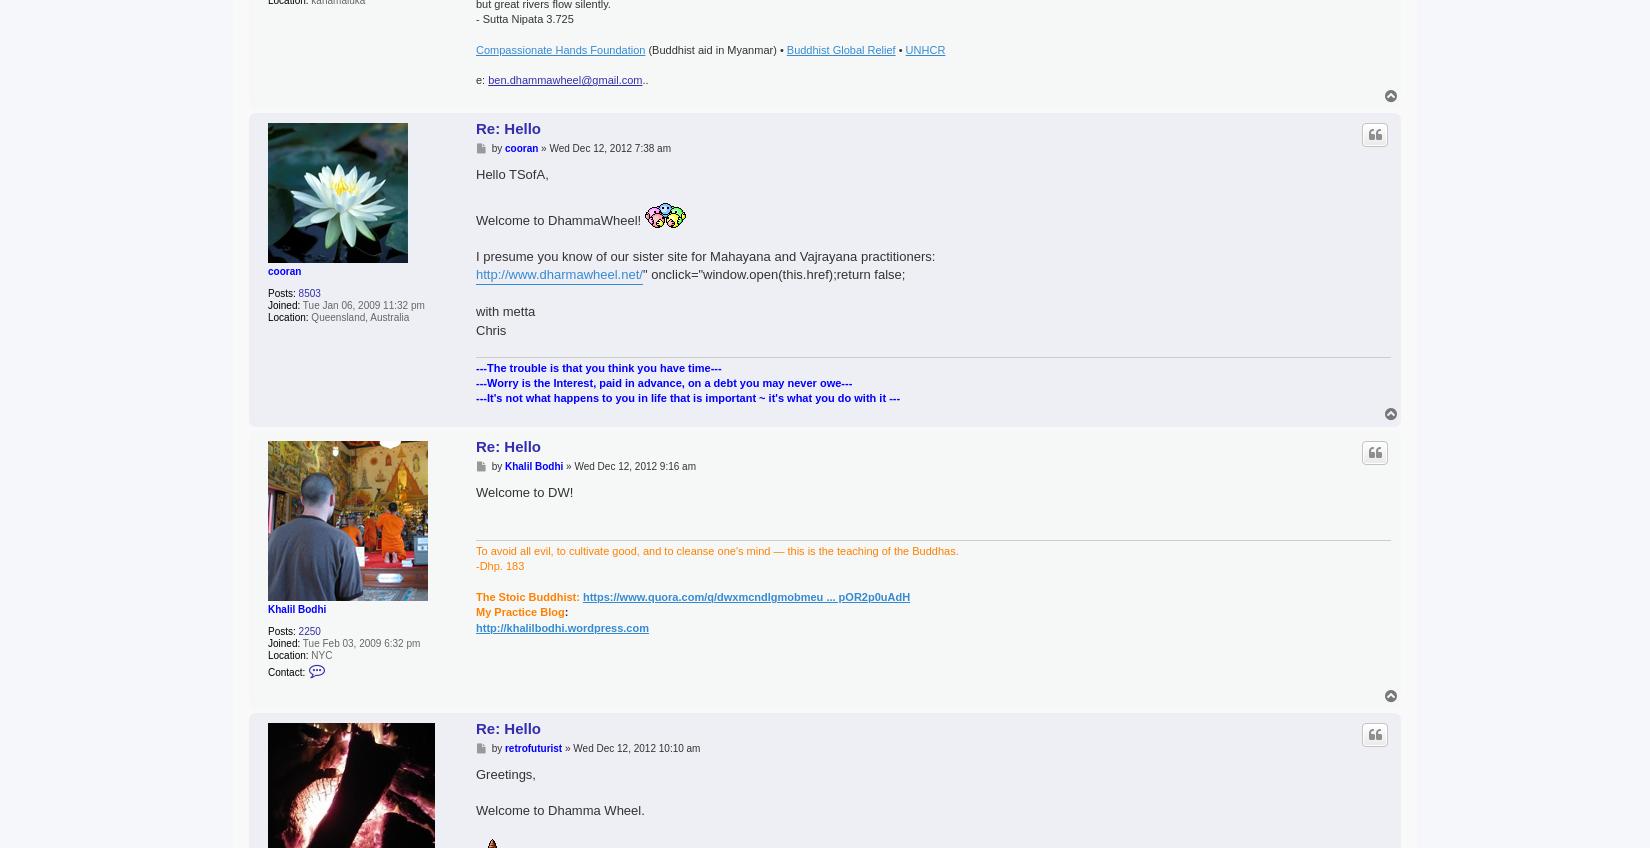  Describe the element at coordinates (643, 79) in the screenshot. I see `'..'` at that location.